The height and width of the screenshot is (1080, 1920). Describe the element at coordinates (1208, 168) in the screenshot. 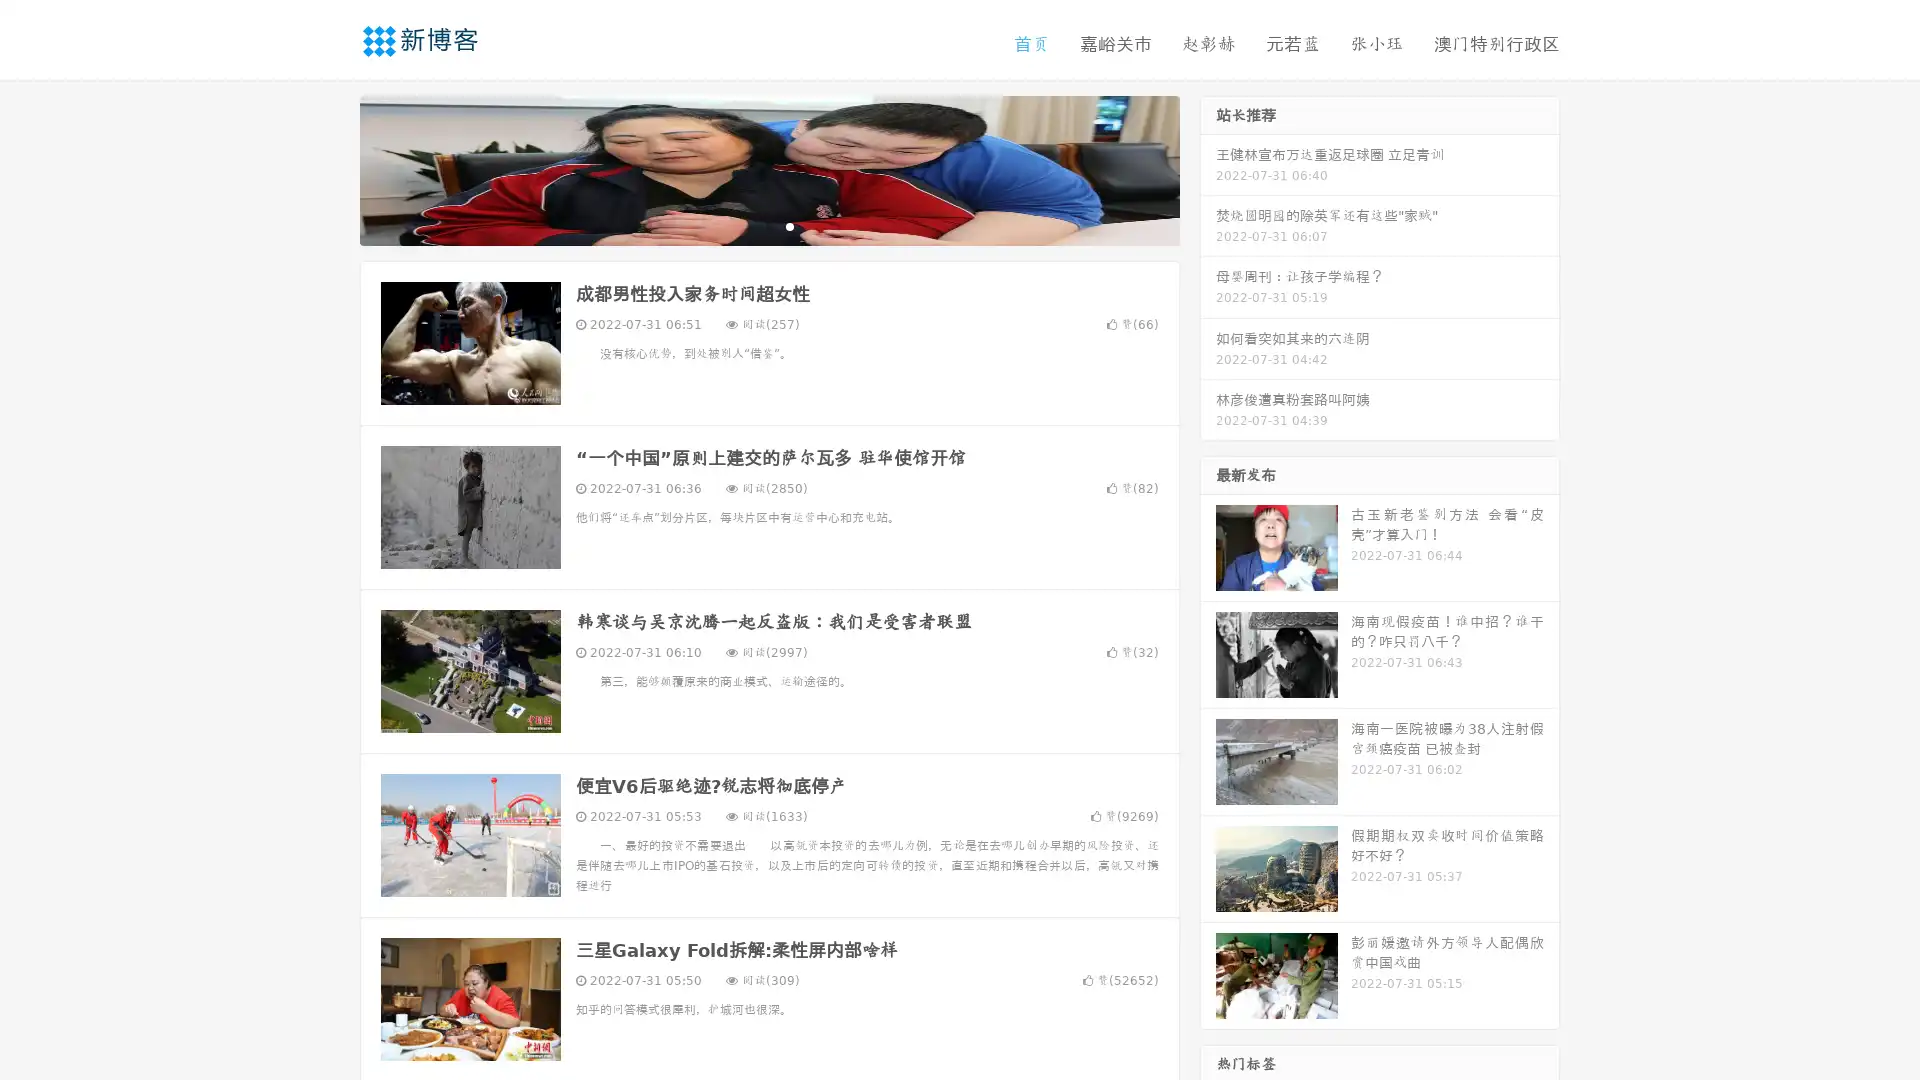

I see `Next slide` at that location.